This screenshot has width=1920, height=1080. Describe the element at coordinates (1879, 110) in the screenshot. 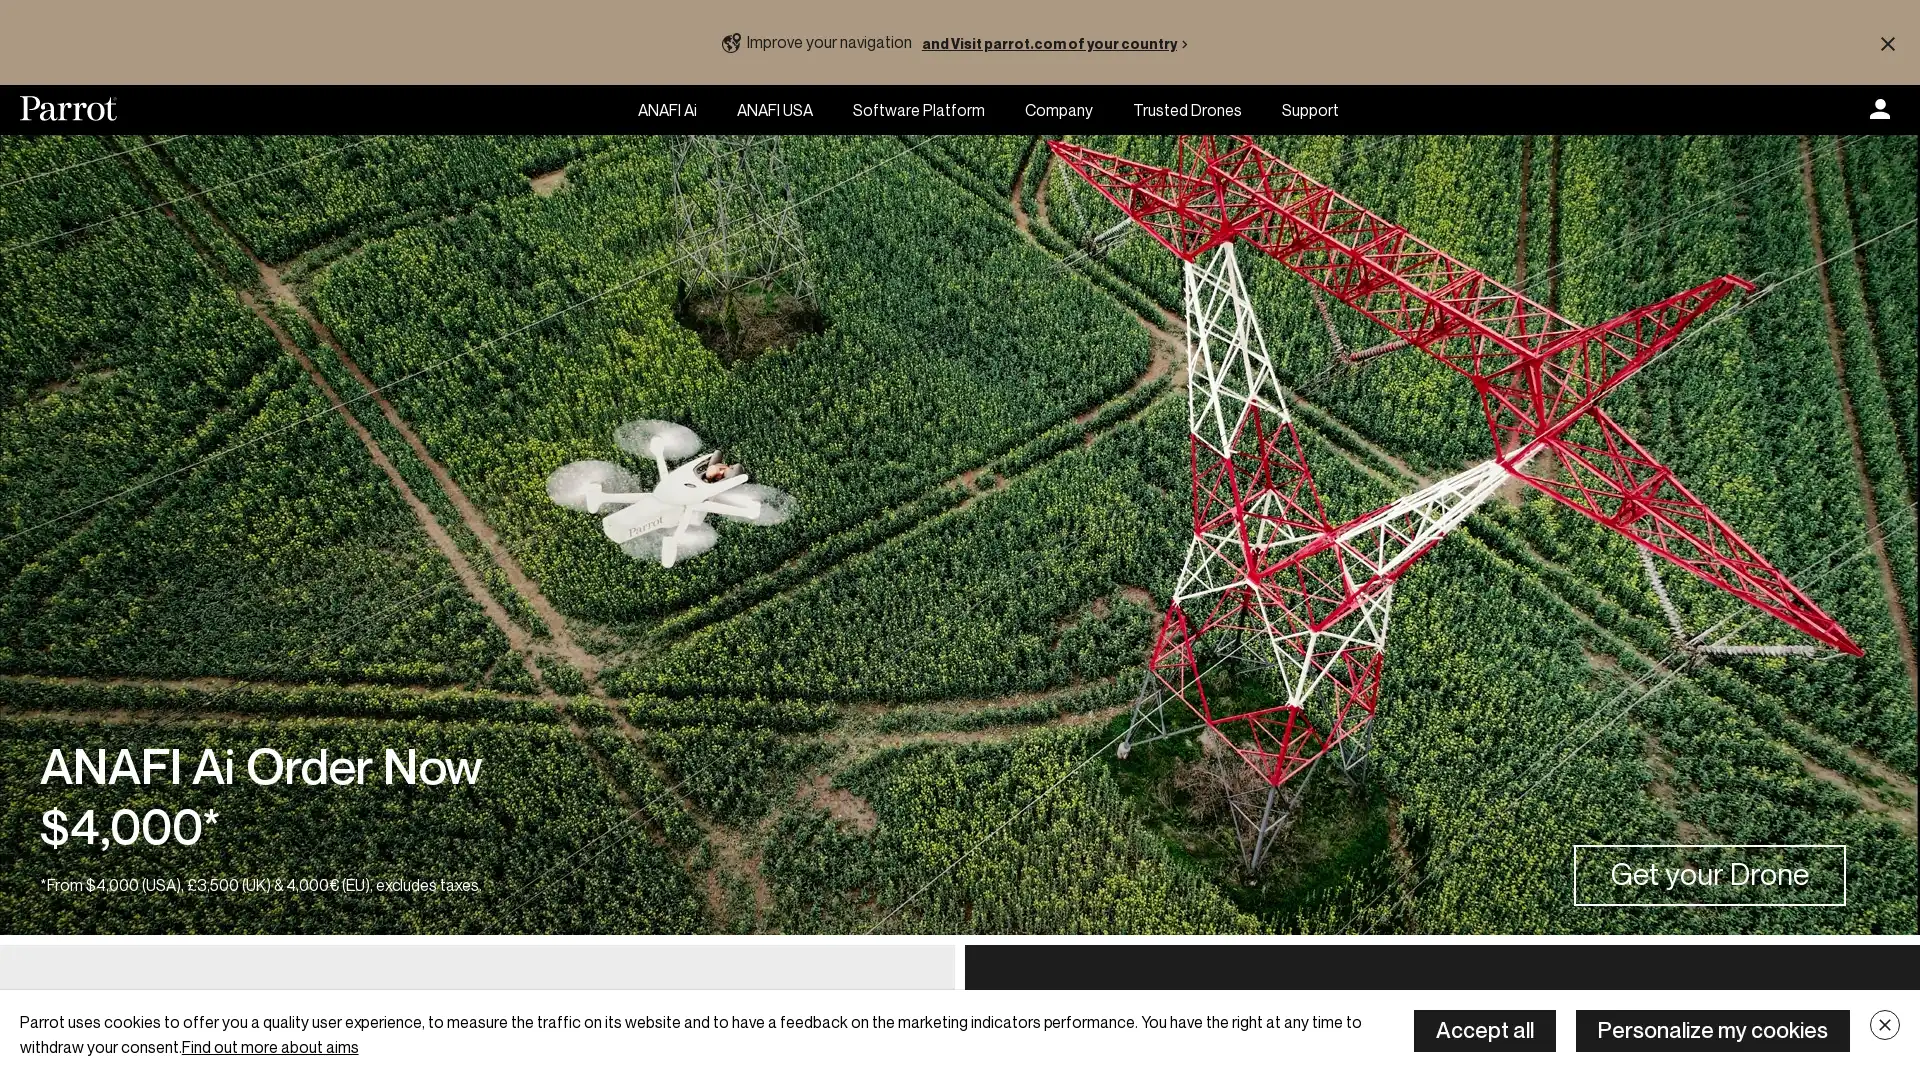

I see `my-parrot` at that location.